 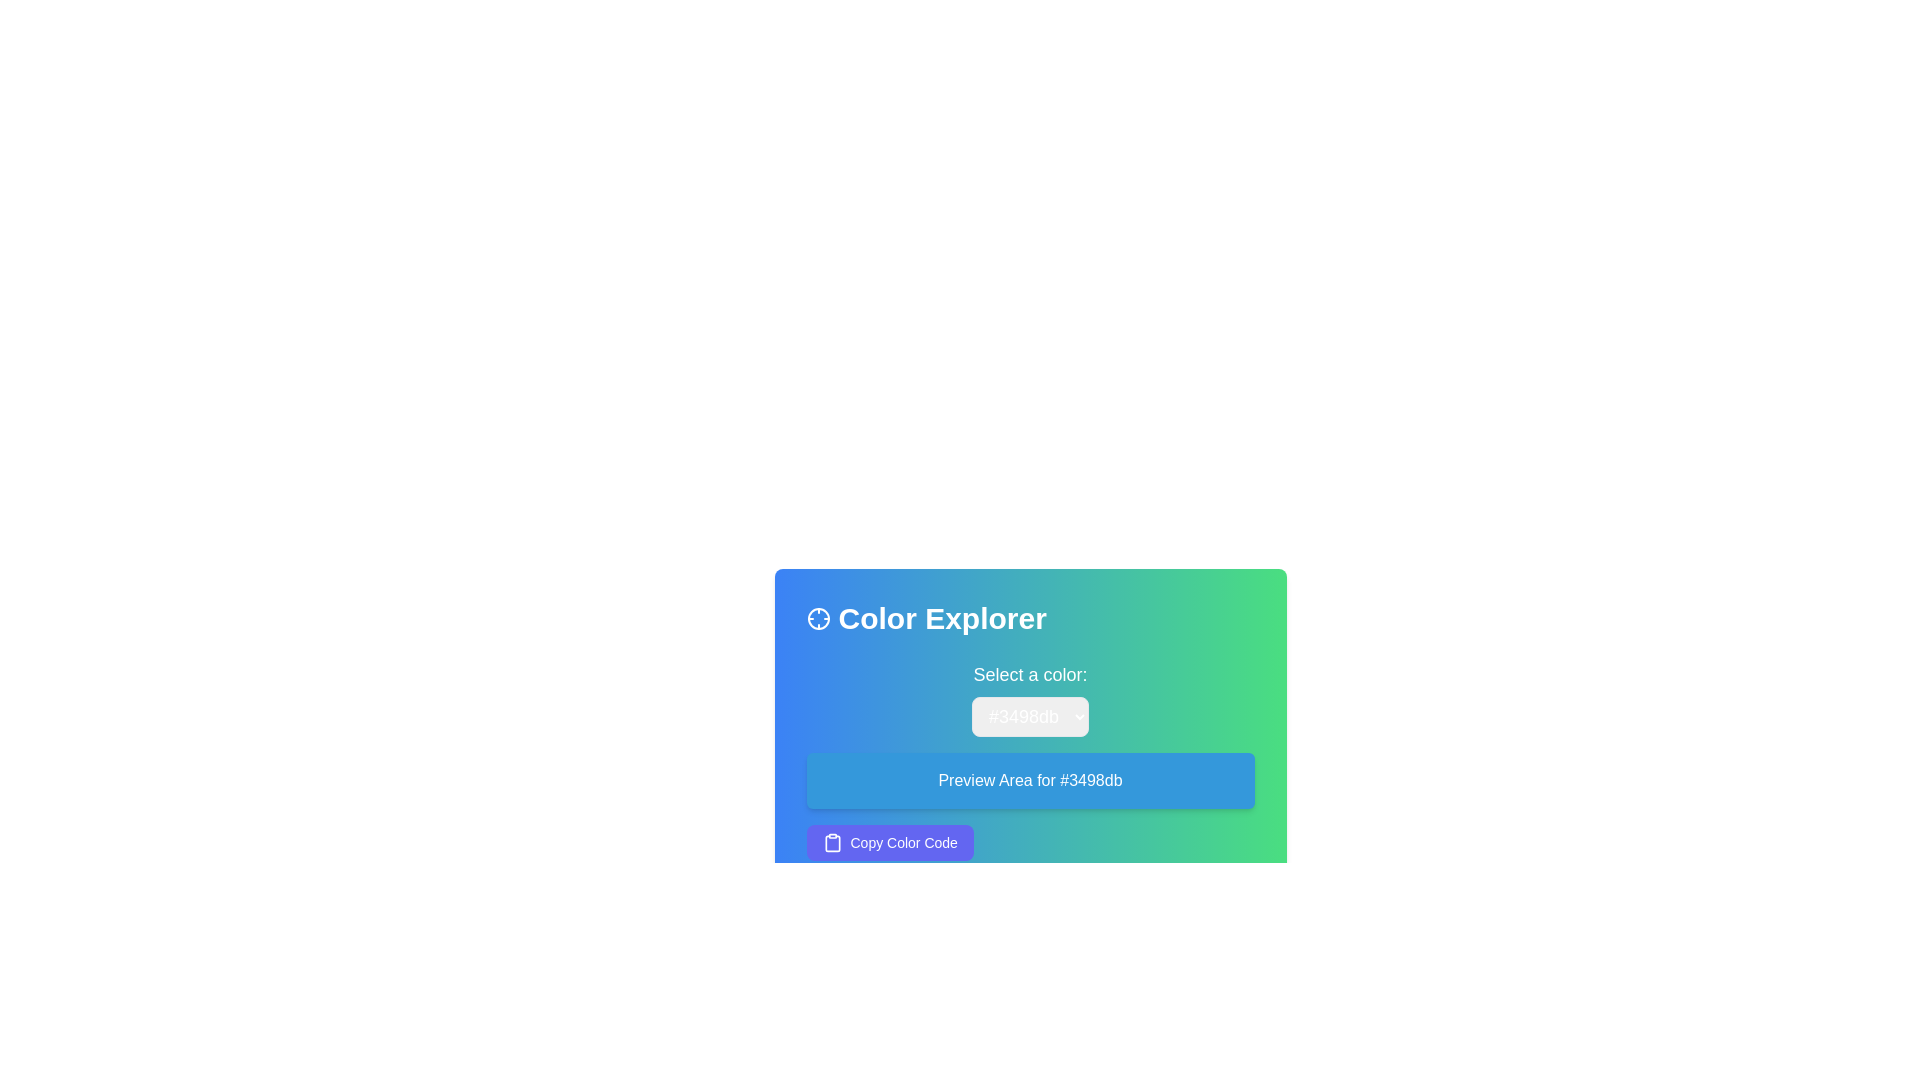 I want to click on the Static Text Label that reads 'Preview Area for #3498db', styled with a white font on a blue background, so click(x=1030, y=779).